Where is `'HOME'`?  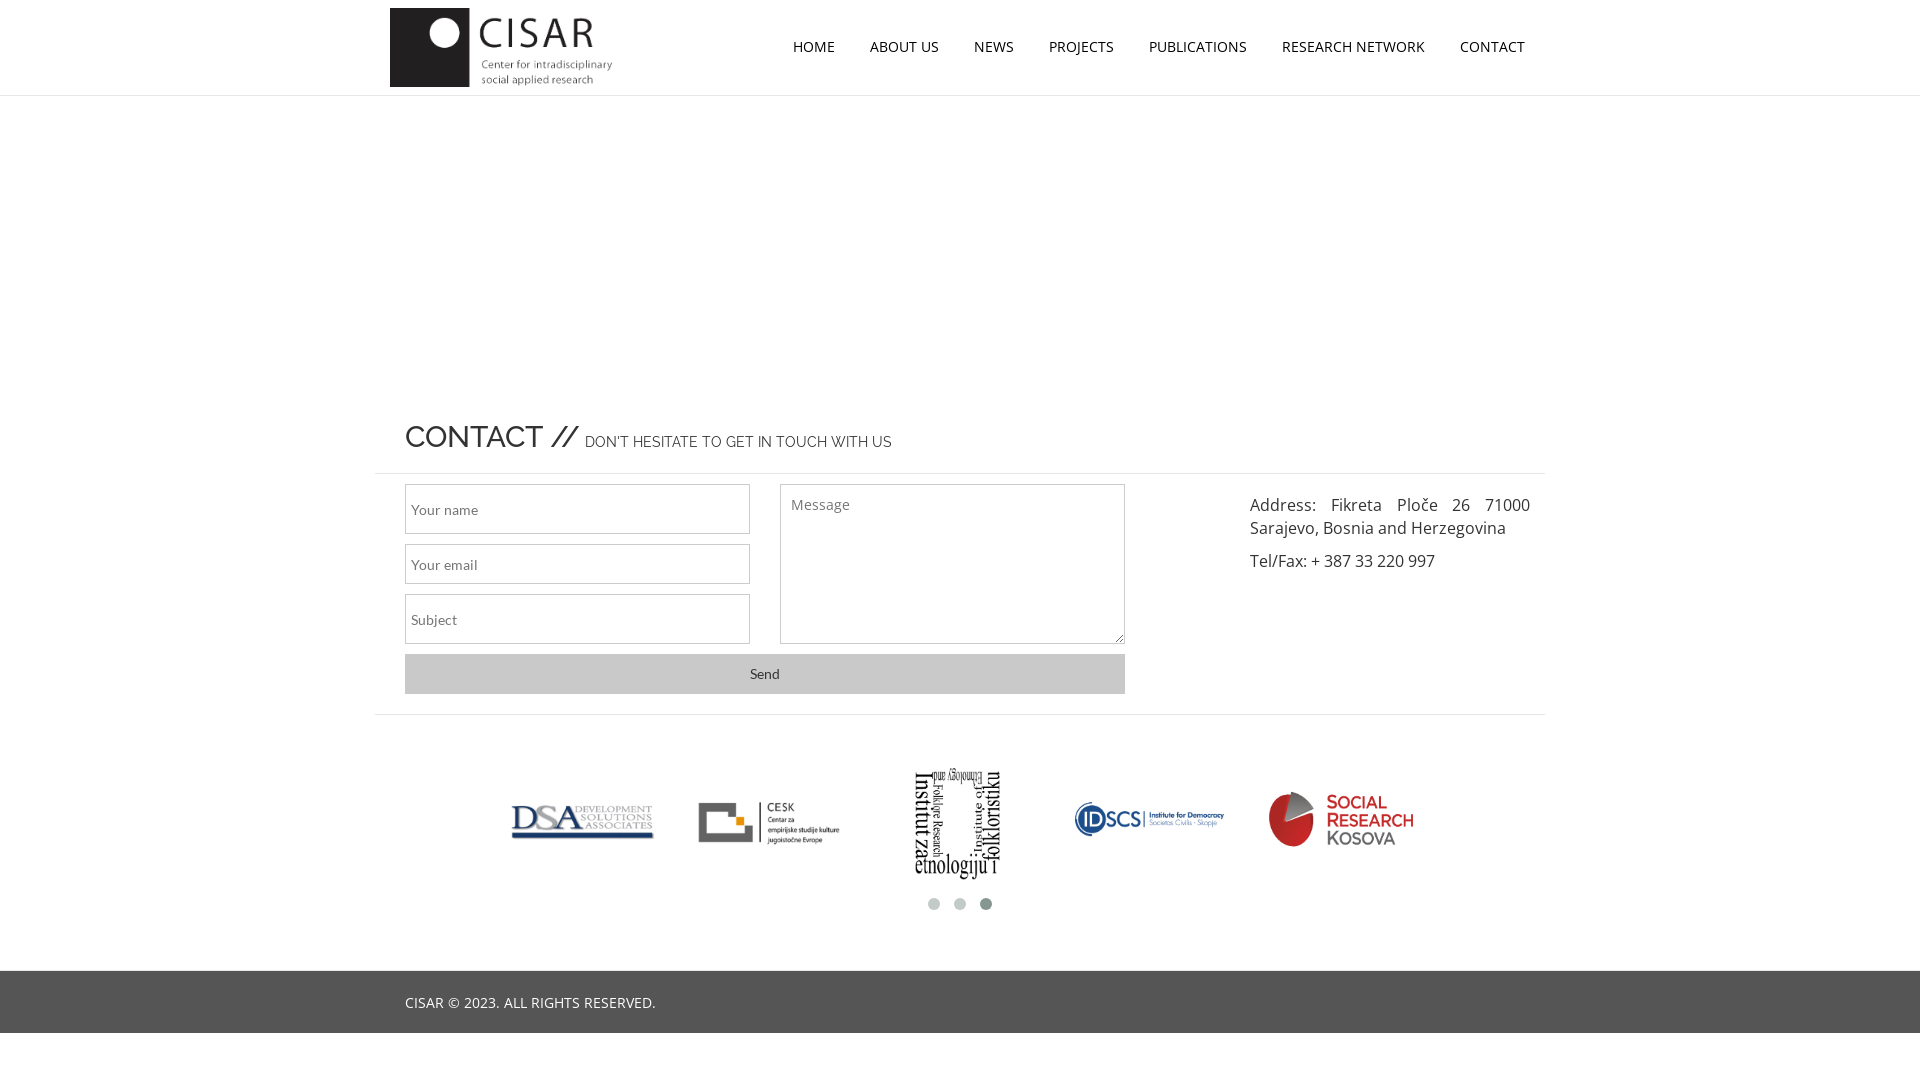 'HOME' is located at coordinates (814, 45).